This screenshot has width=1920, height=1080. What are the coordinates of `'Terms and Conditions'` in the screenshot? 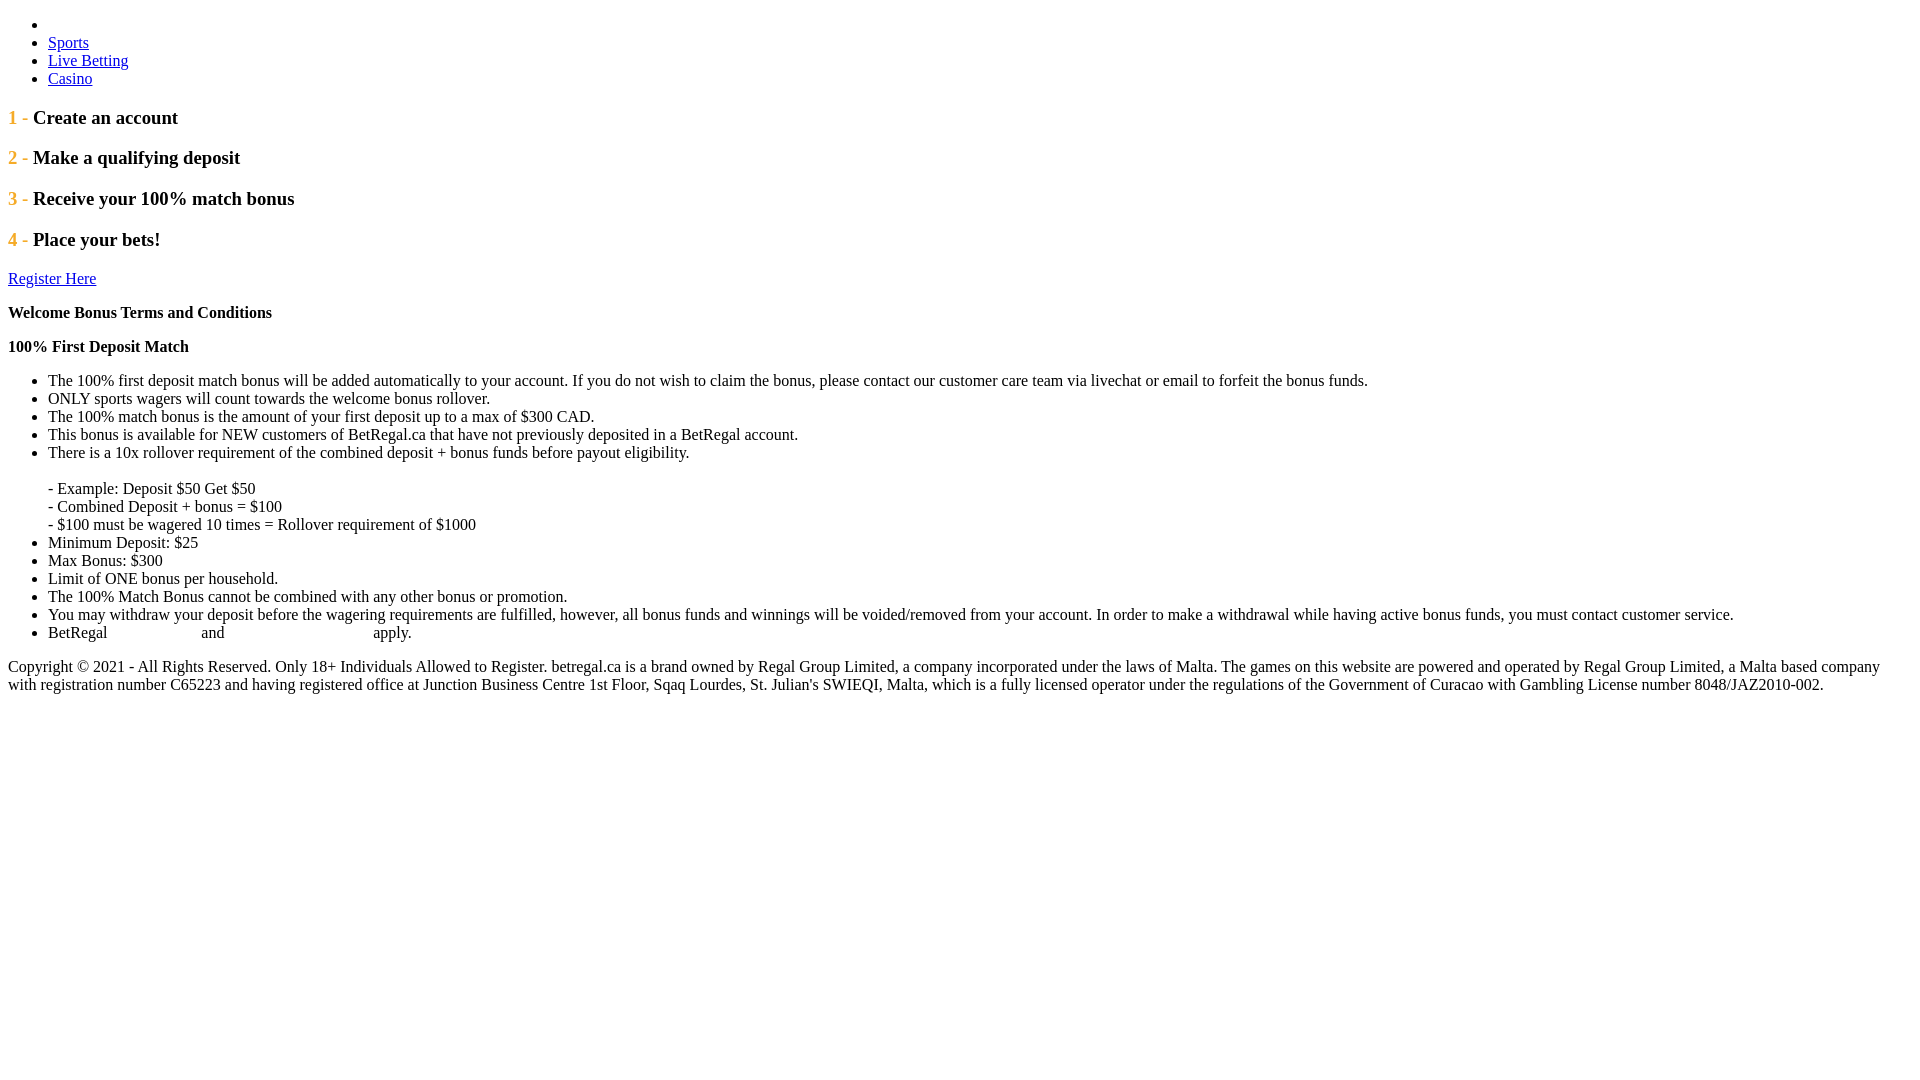 It's located at (297, 632).